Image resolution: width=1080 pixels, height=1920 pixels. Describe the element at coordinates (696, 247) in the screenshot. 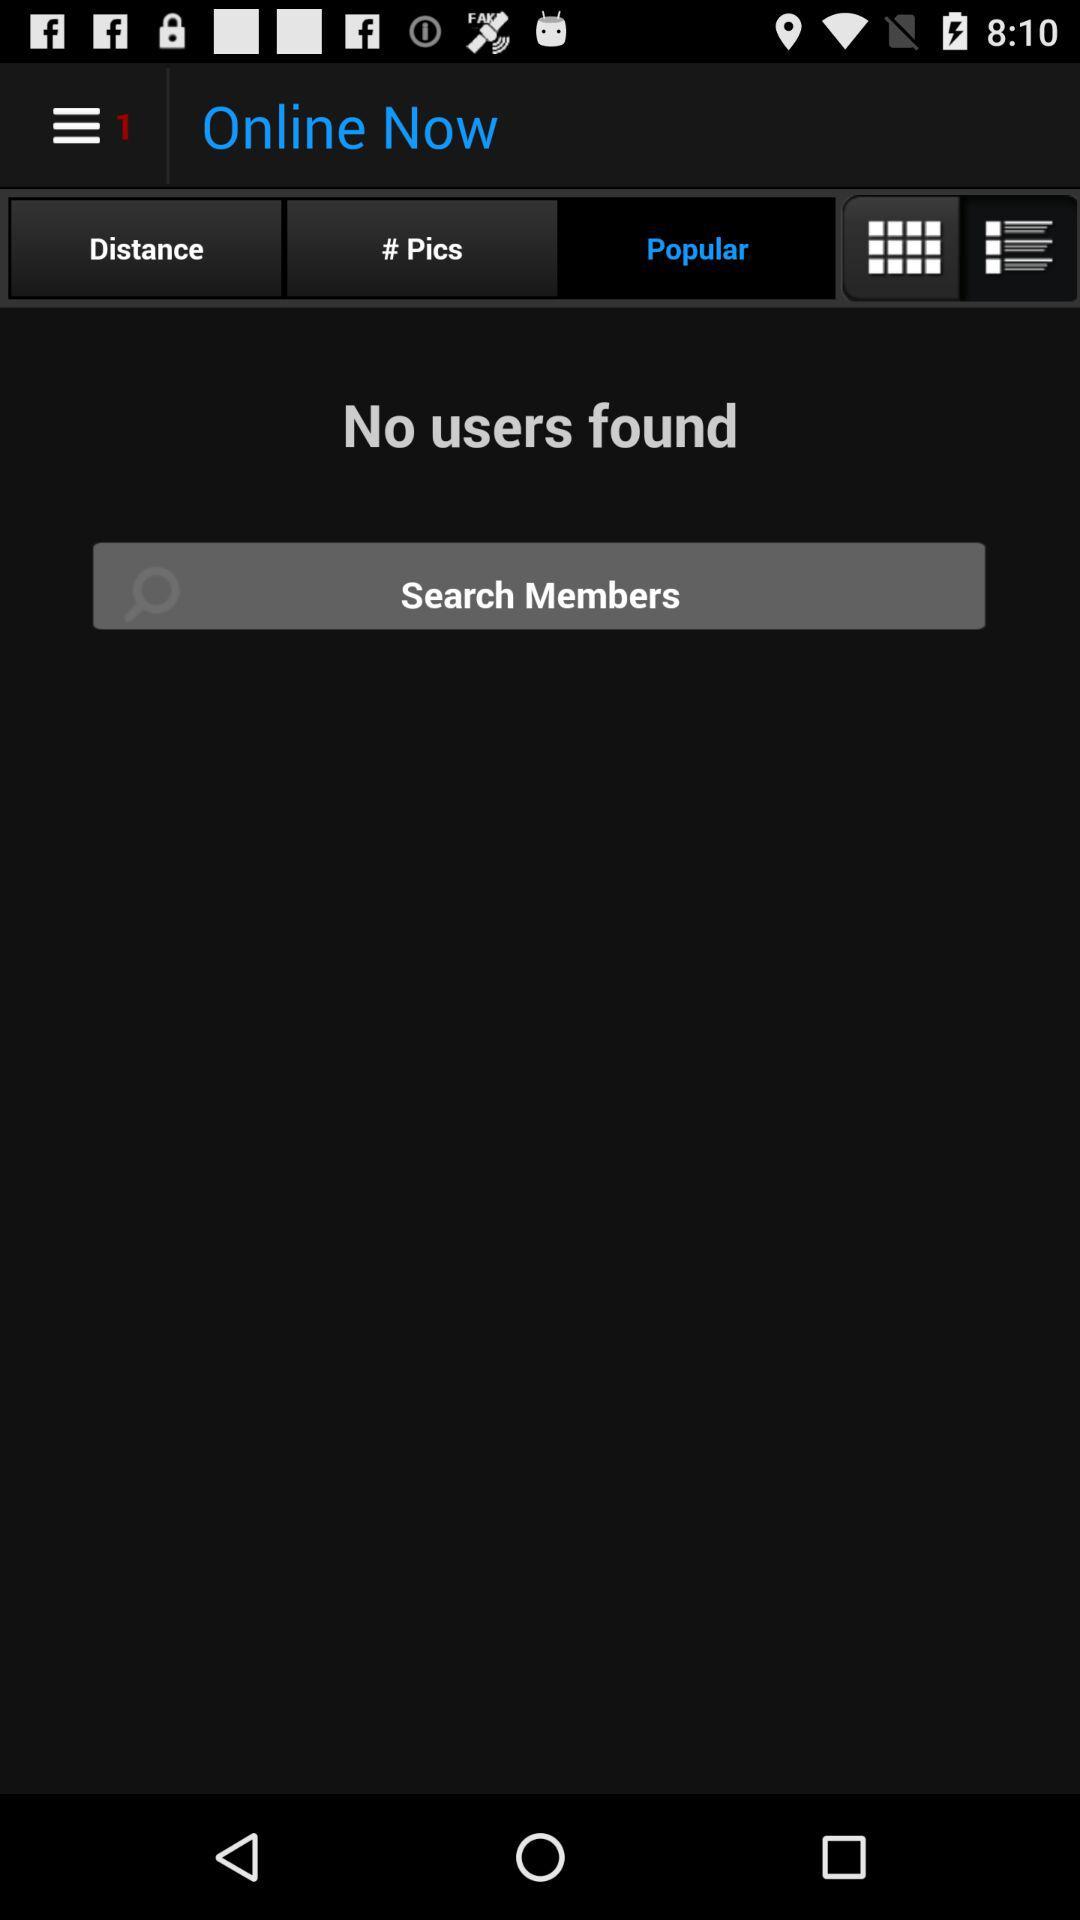

I see `app below the online now` at that location.